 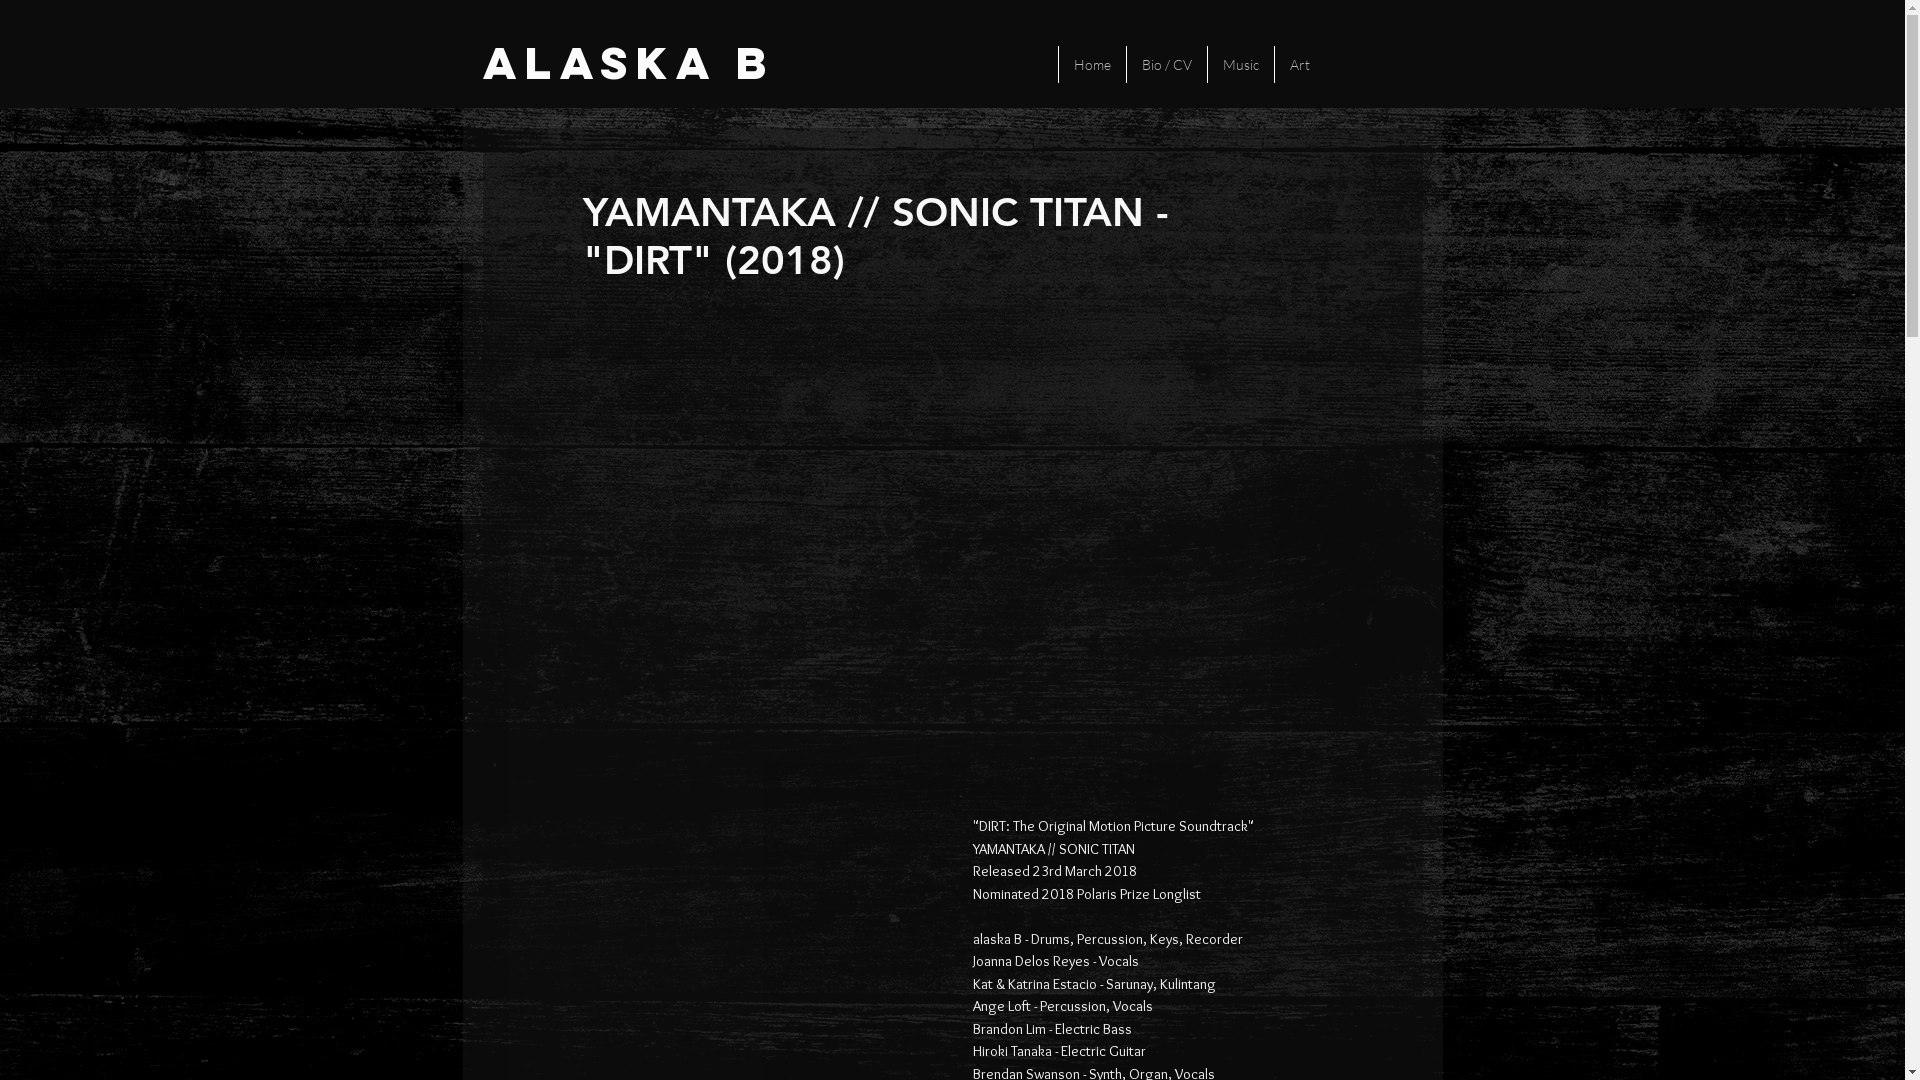 What do you see at coordinates (1239, 63) in the screenshot?
I see `'Music'` at bounding box center [1239, 63].